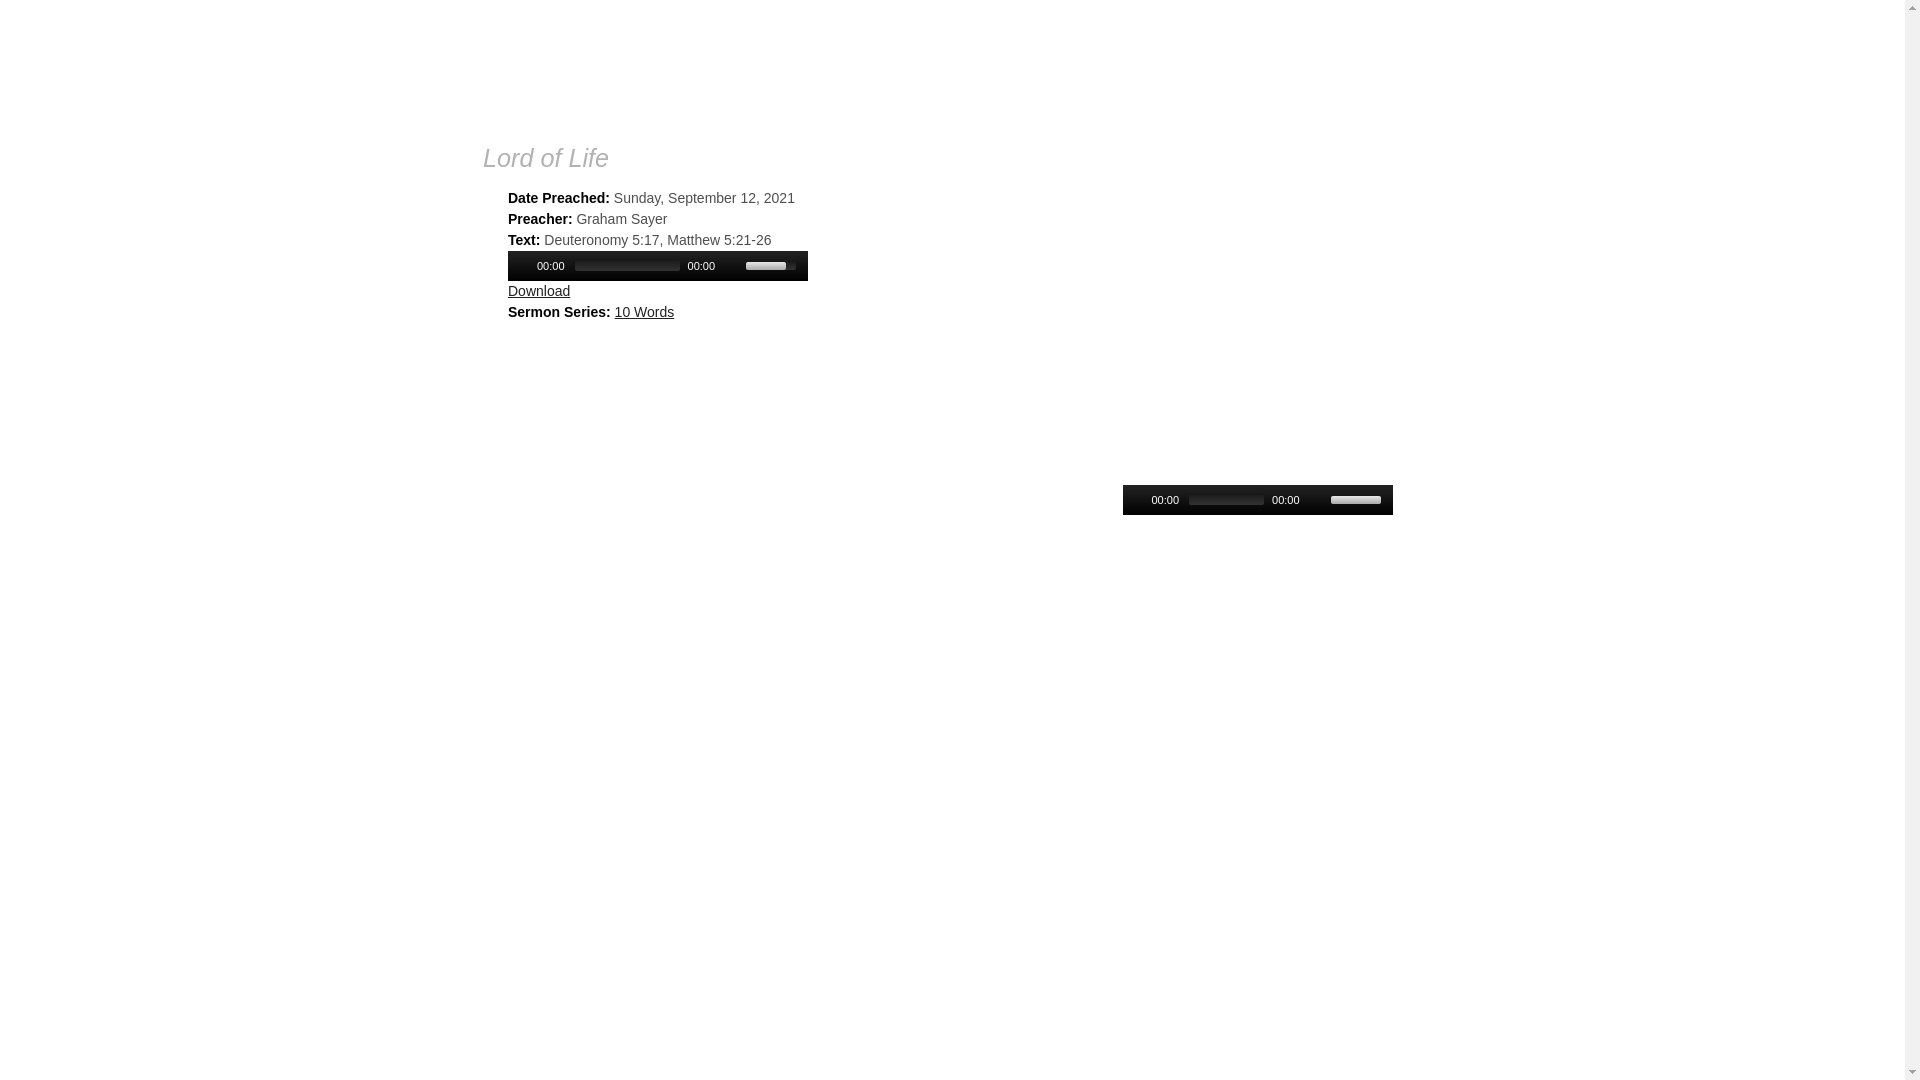 The height and width of the screenshot is (1080, 1920). What do you see at coordinates (1318, 499) in the screenshot?
I see `'Mute Toggle'` at bounding box center [1318, 499].